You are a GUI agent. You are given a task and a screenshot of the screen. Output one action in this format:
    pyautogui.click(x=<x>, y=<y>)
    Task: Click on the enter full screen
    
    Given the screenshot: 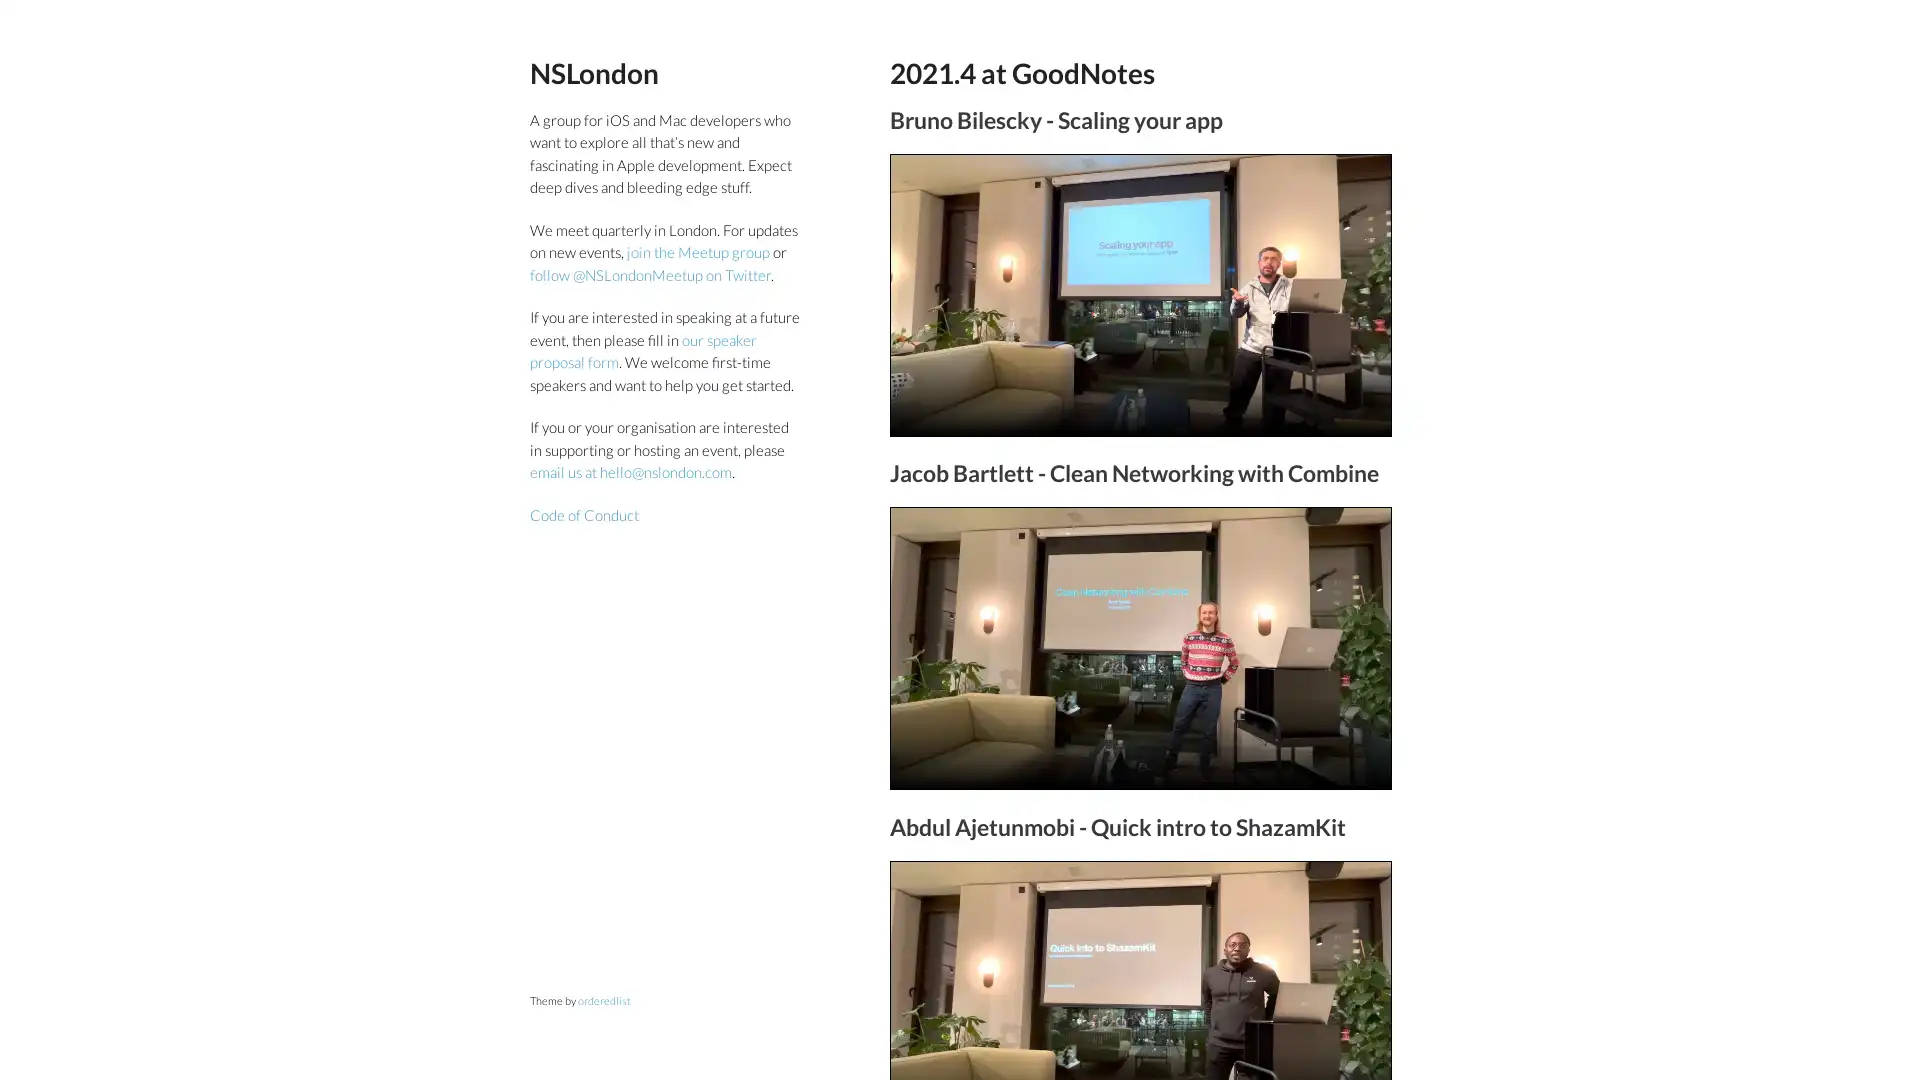 What is the action you would take?
    pyautogui.click(x=1319, y=740)
    